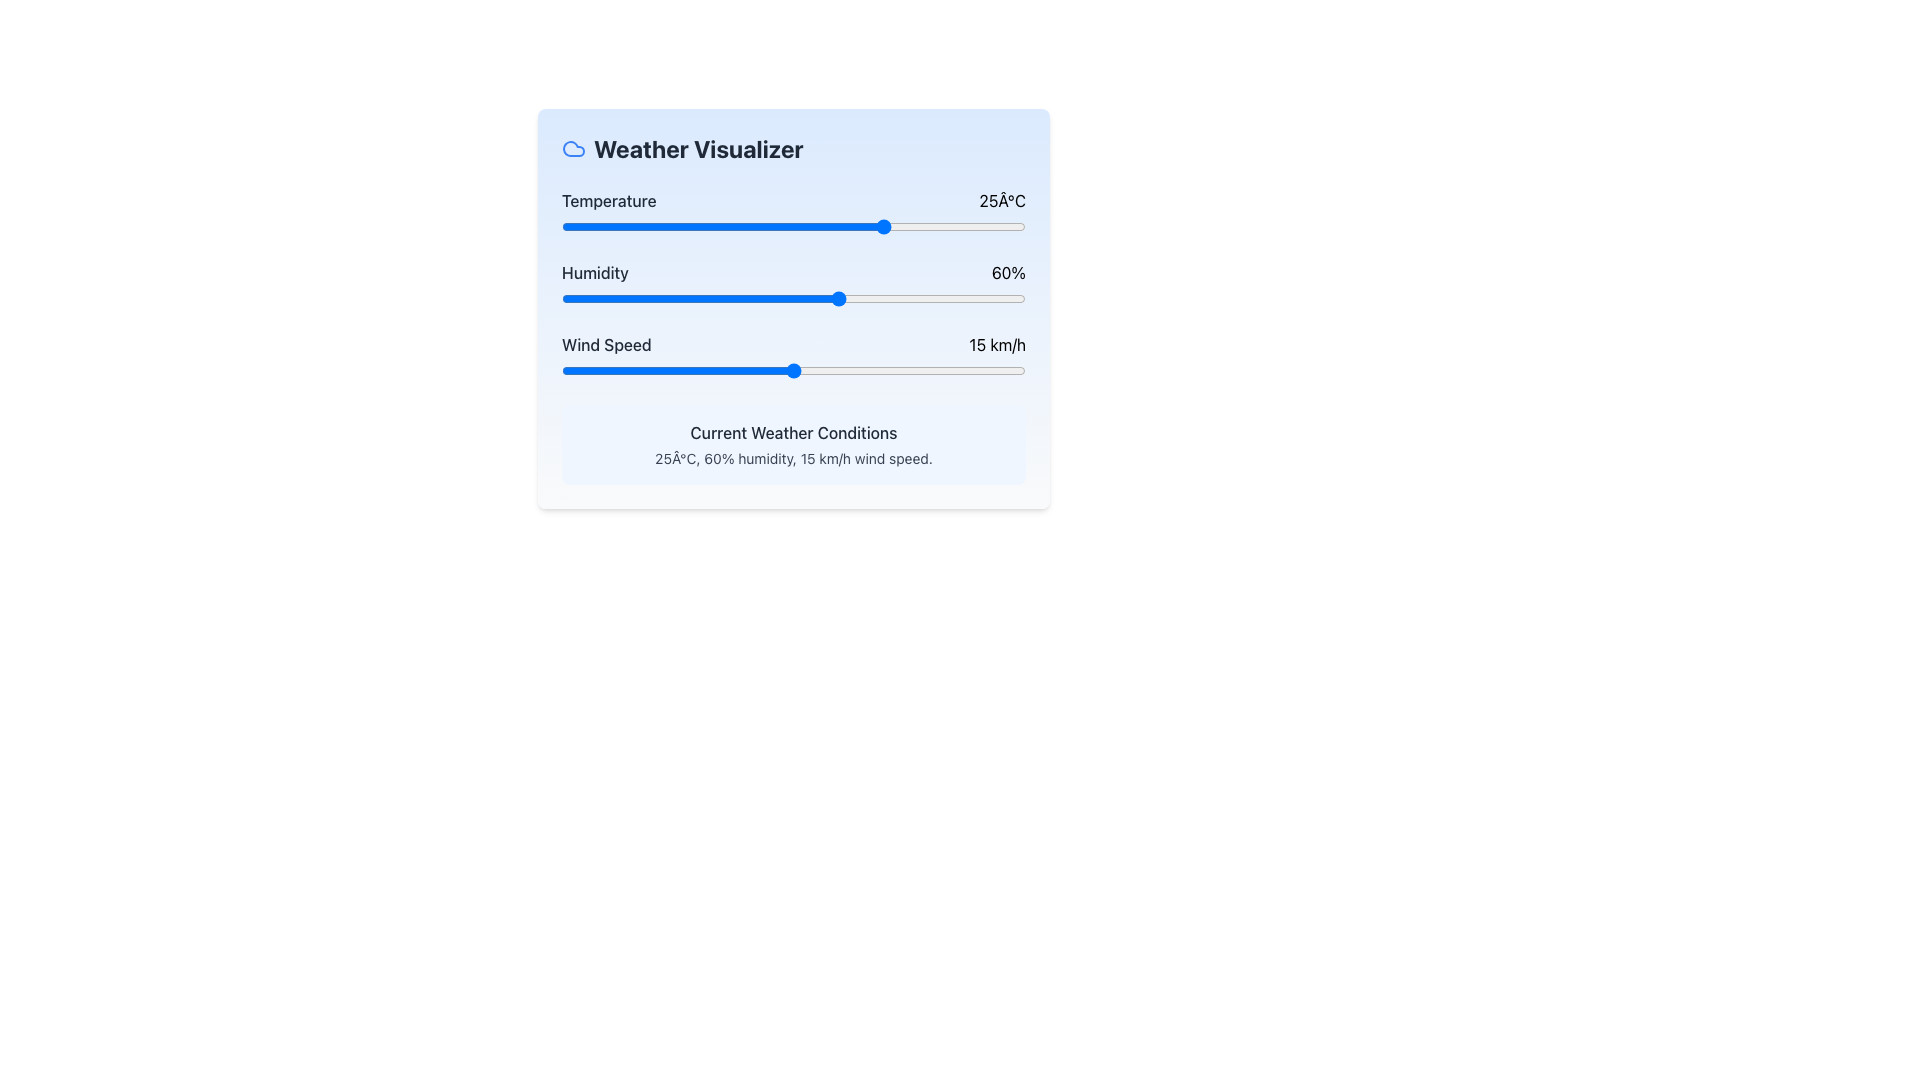  Describe the element at coordinates (947, 370) in the screenshot. I see `wind speed` at that location.